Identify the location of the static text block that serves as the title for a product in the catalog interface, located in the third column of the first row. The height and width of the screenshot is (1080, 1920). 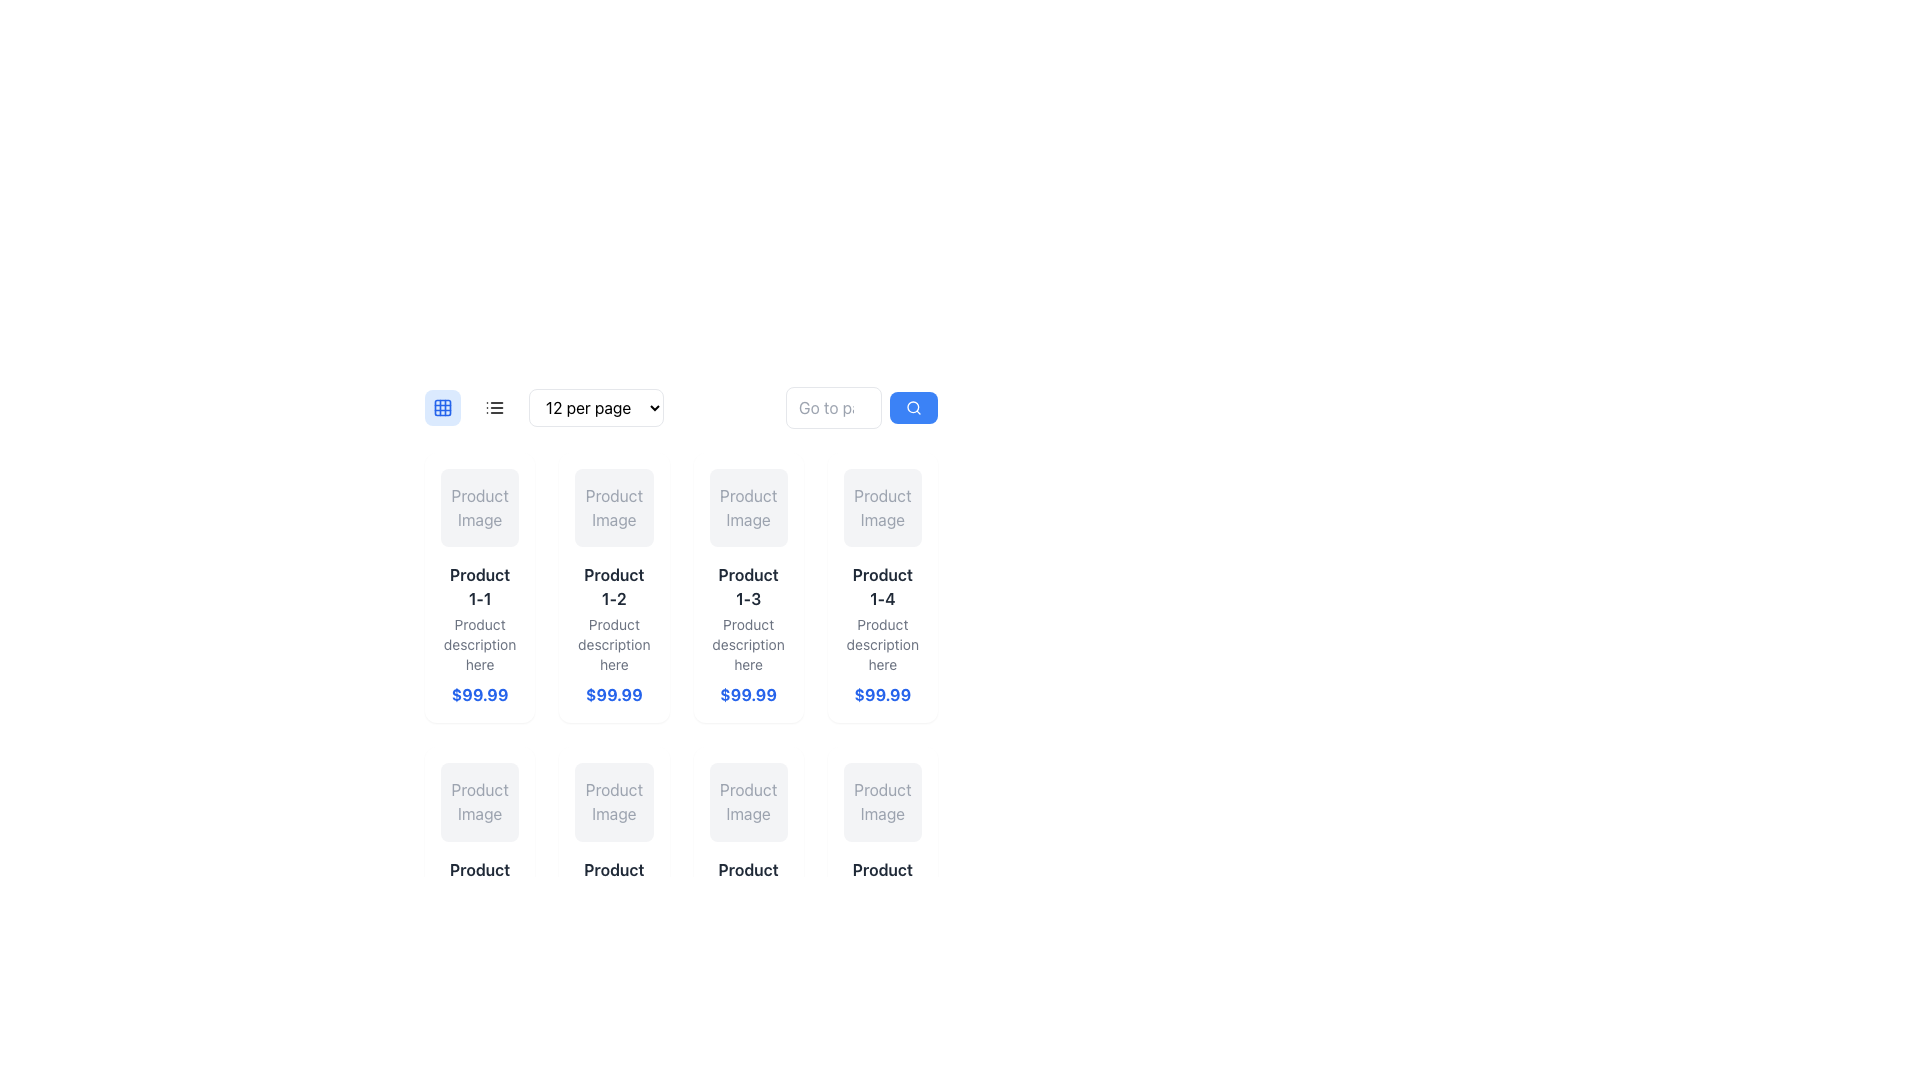
(747, 586).